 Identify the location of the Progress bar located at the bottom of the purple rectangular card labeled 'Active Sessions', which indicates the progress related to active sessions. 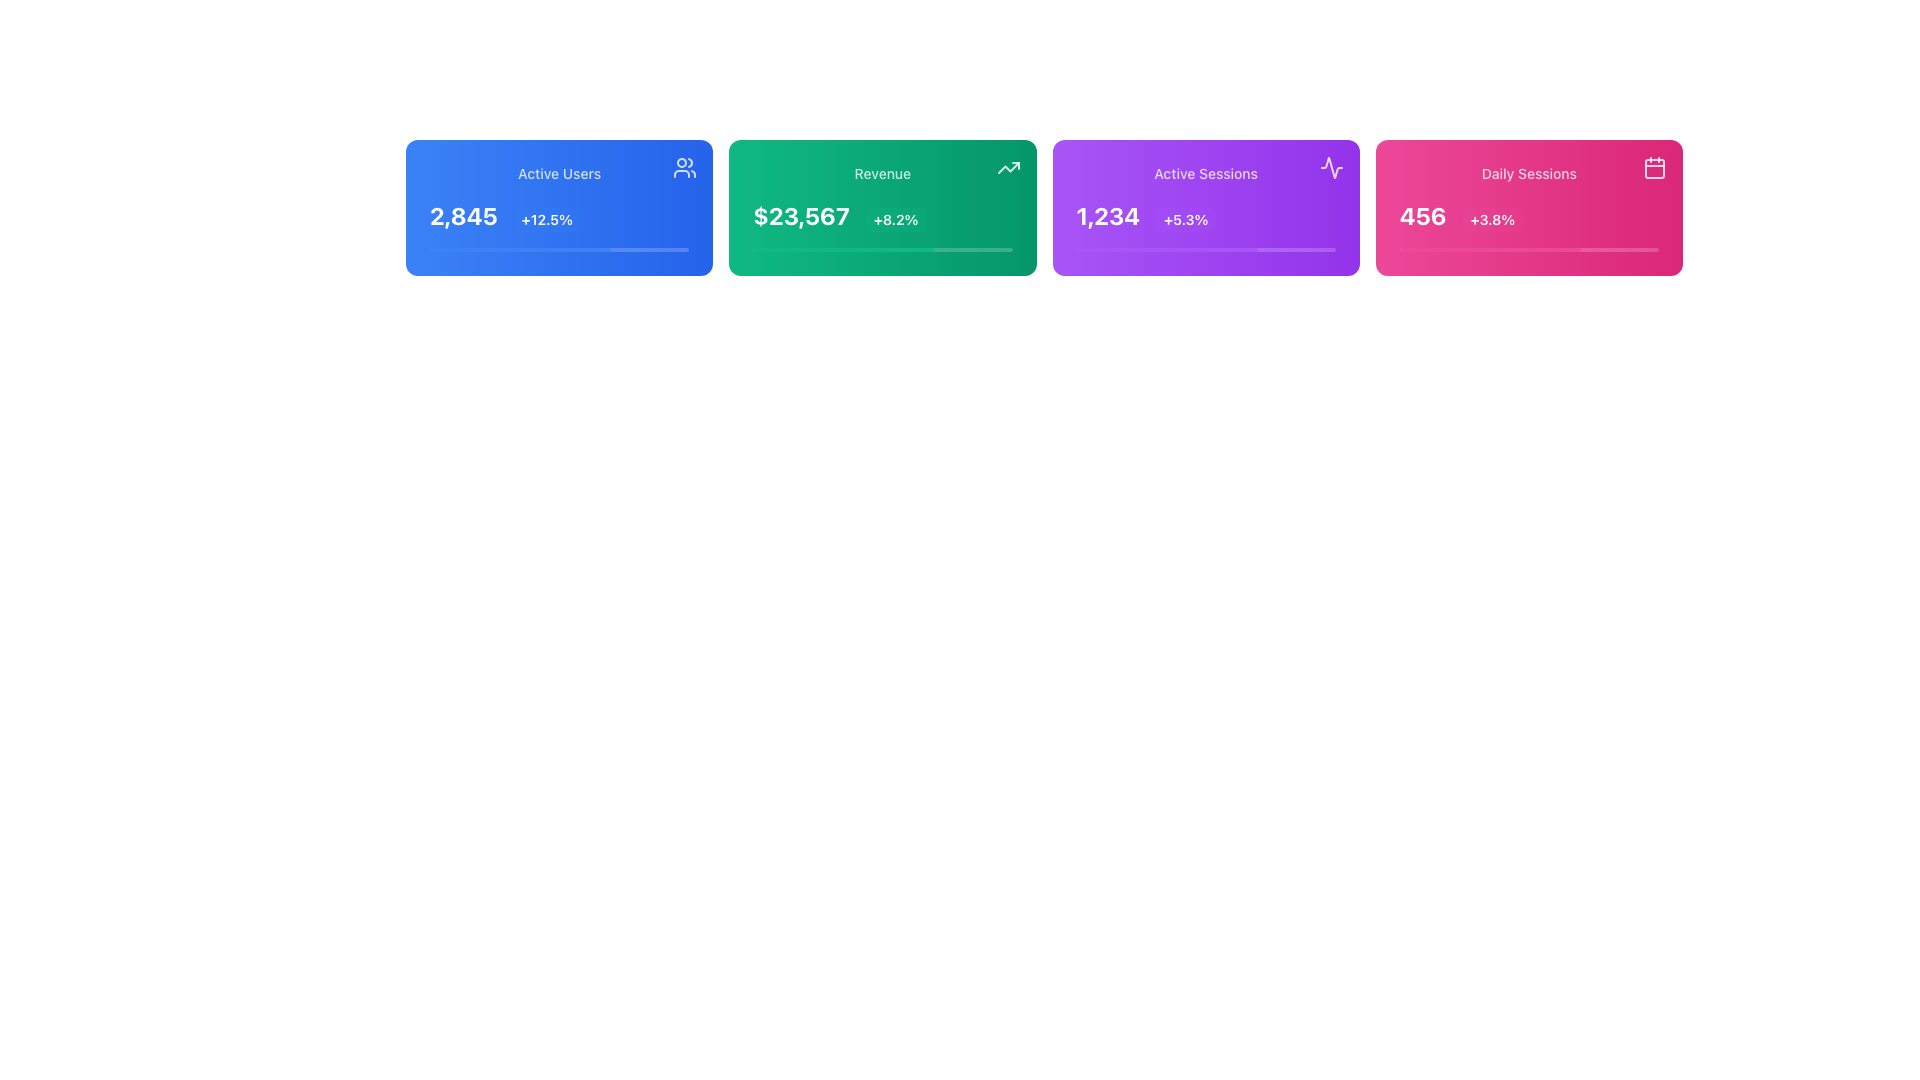
(1205, 249).